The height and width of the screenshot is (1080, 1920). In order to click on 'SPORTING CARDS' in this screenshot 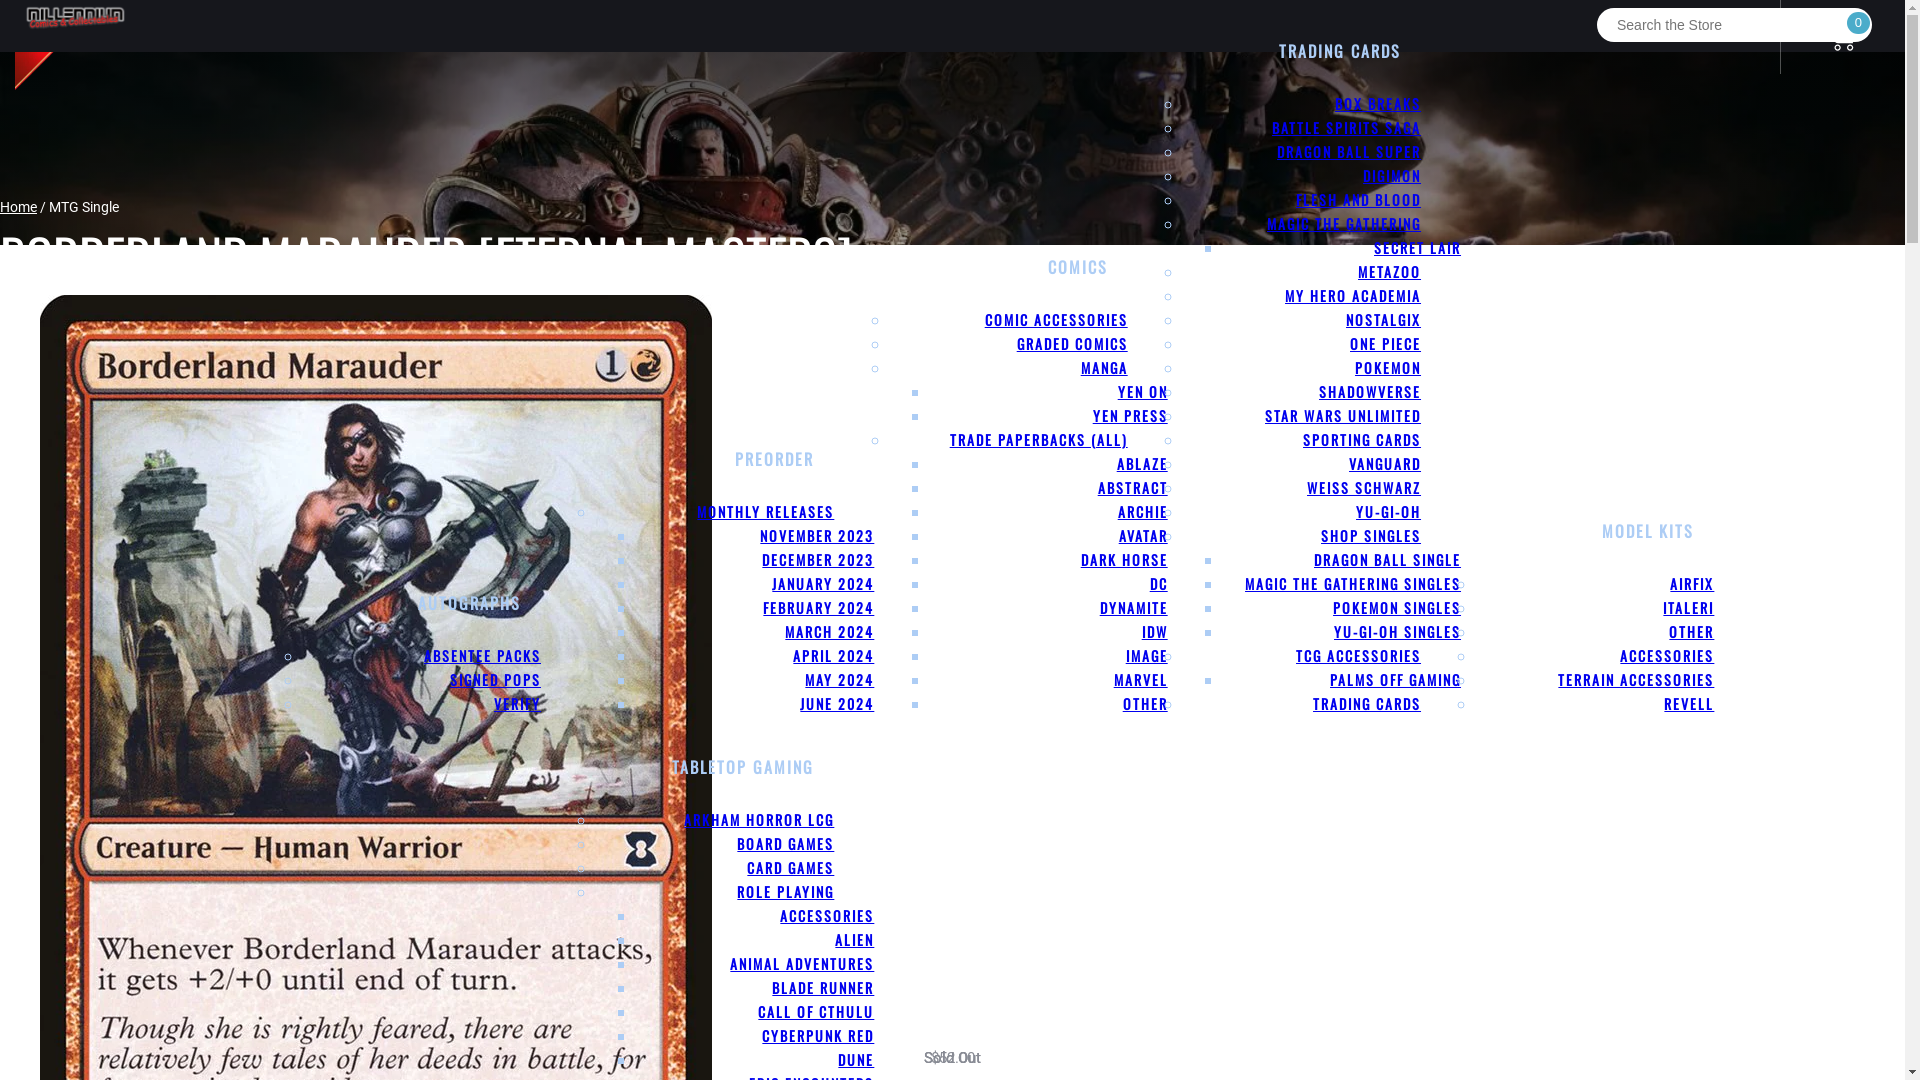, I will do `click(1361, 438)`.